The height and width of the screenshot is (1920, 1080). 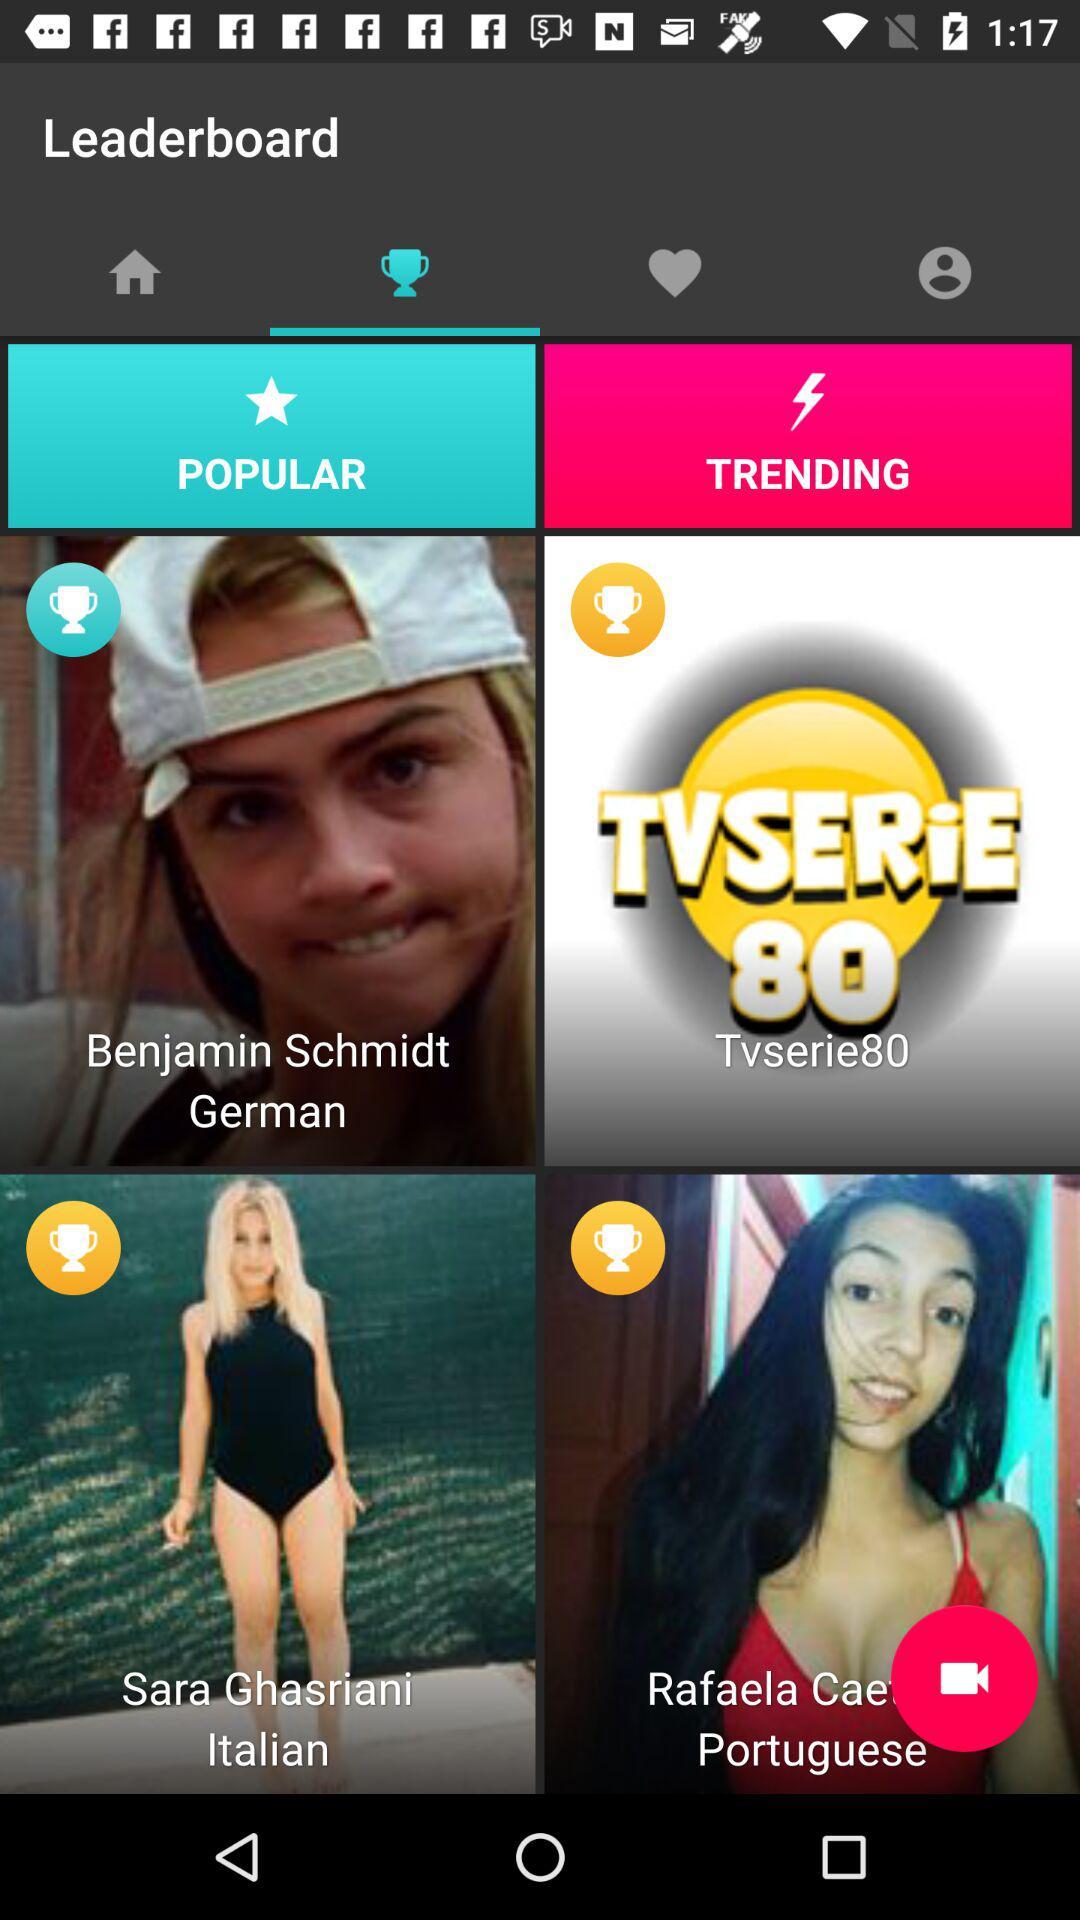 I want to click on the videocam icon, so click(x=963, y=1678).